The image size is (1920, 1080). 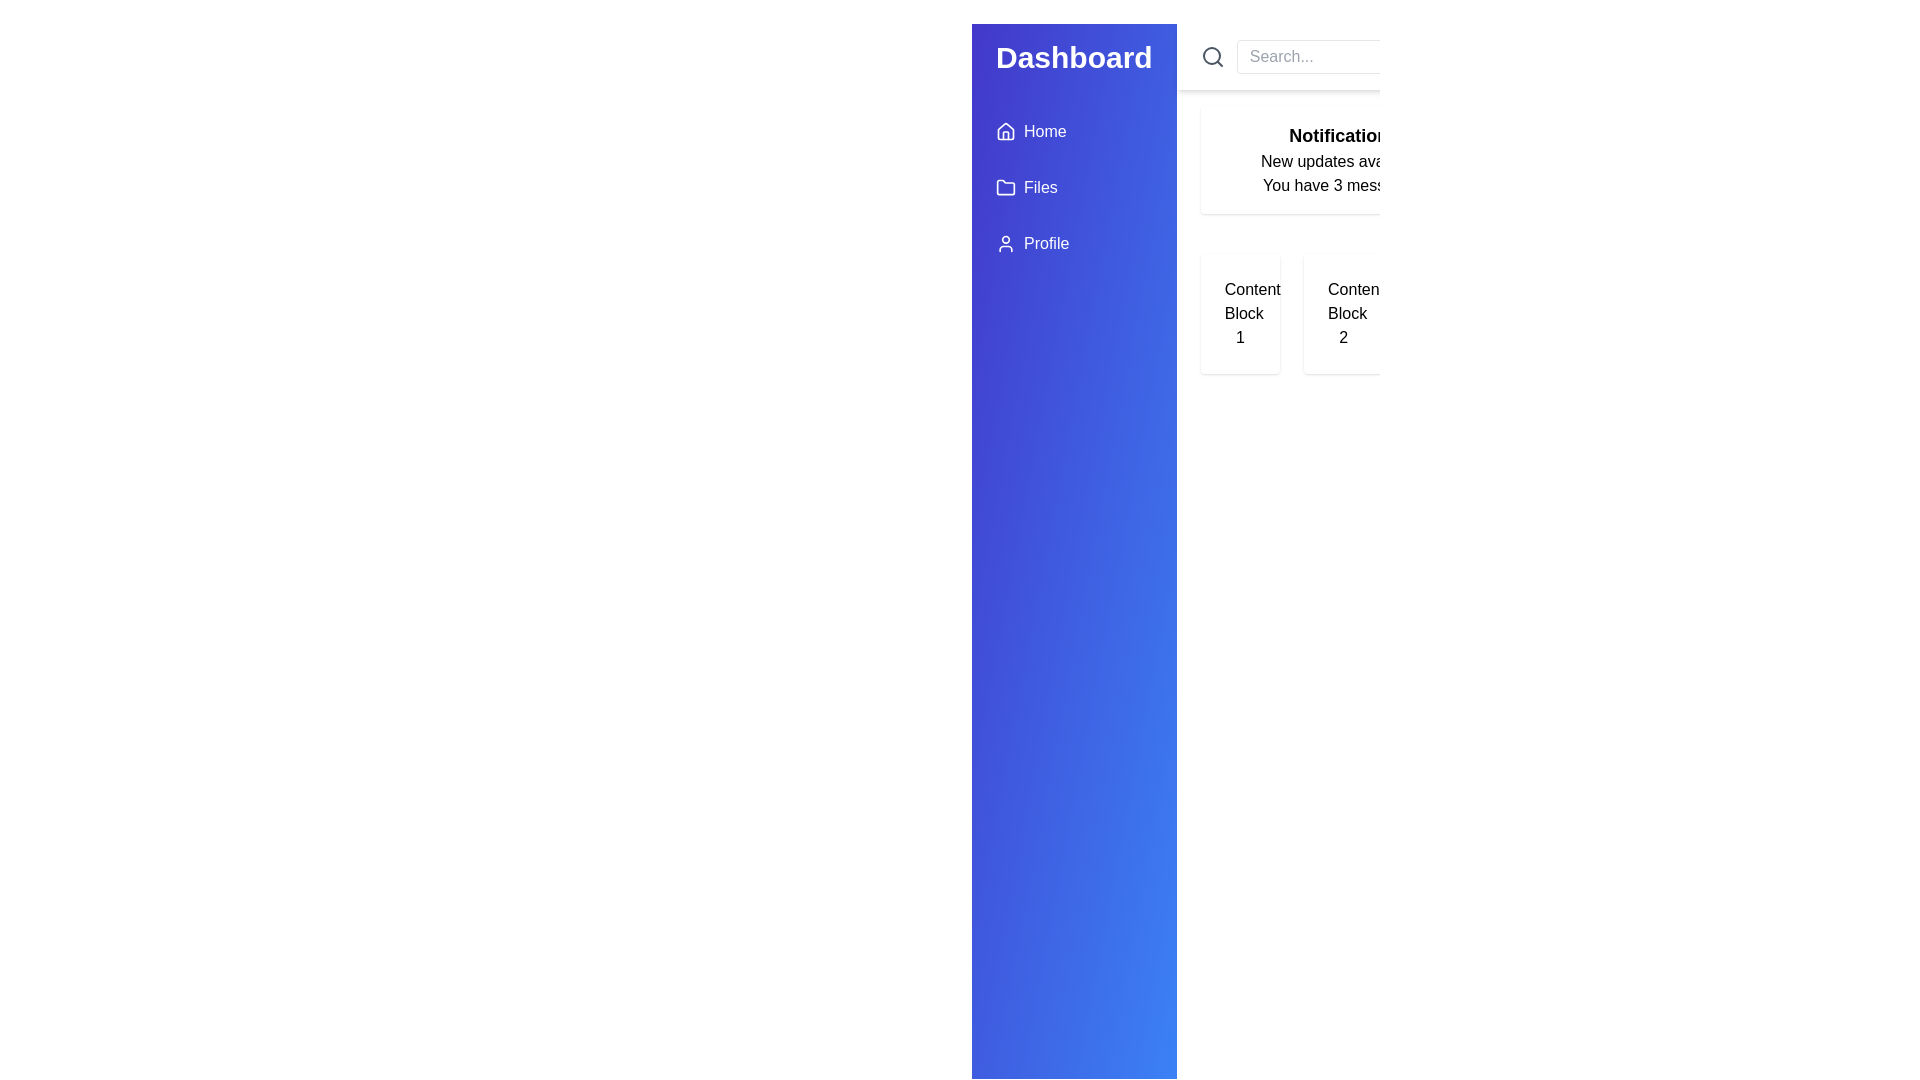 I want to click on the Content Block with centered black text 'Content Block 1', so click(x=1239, y=313).